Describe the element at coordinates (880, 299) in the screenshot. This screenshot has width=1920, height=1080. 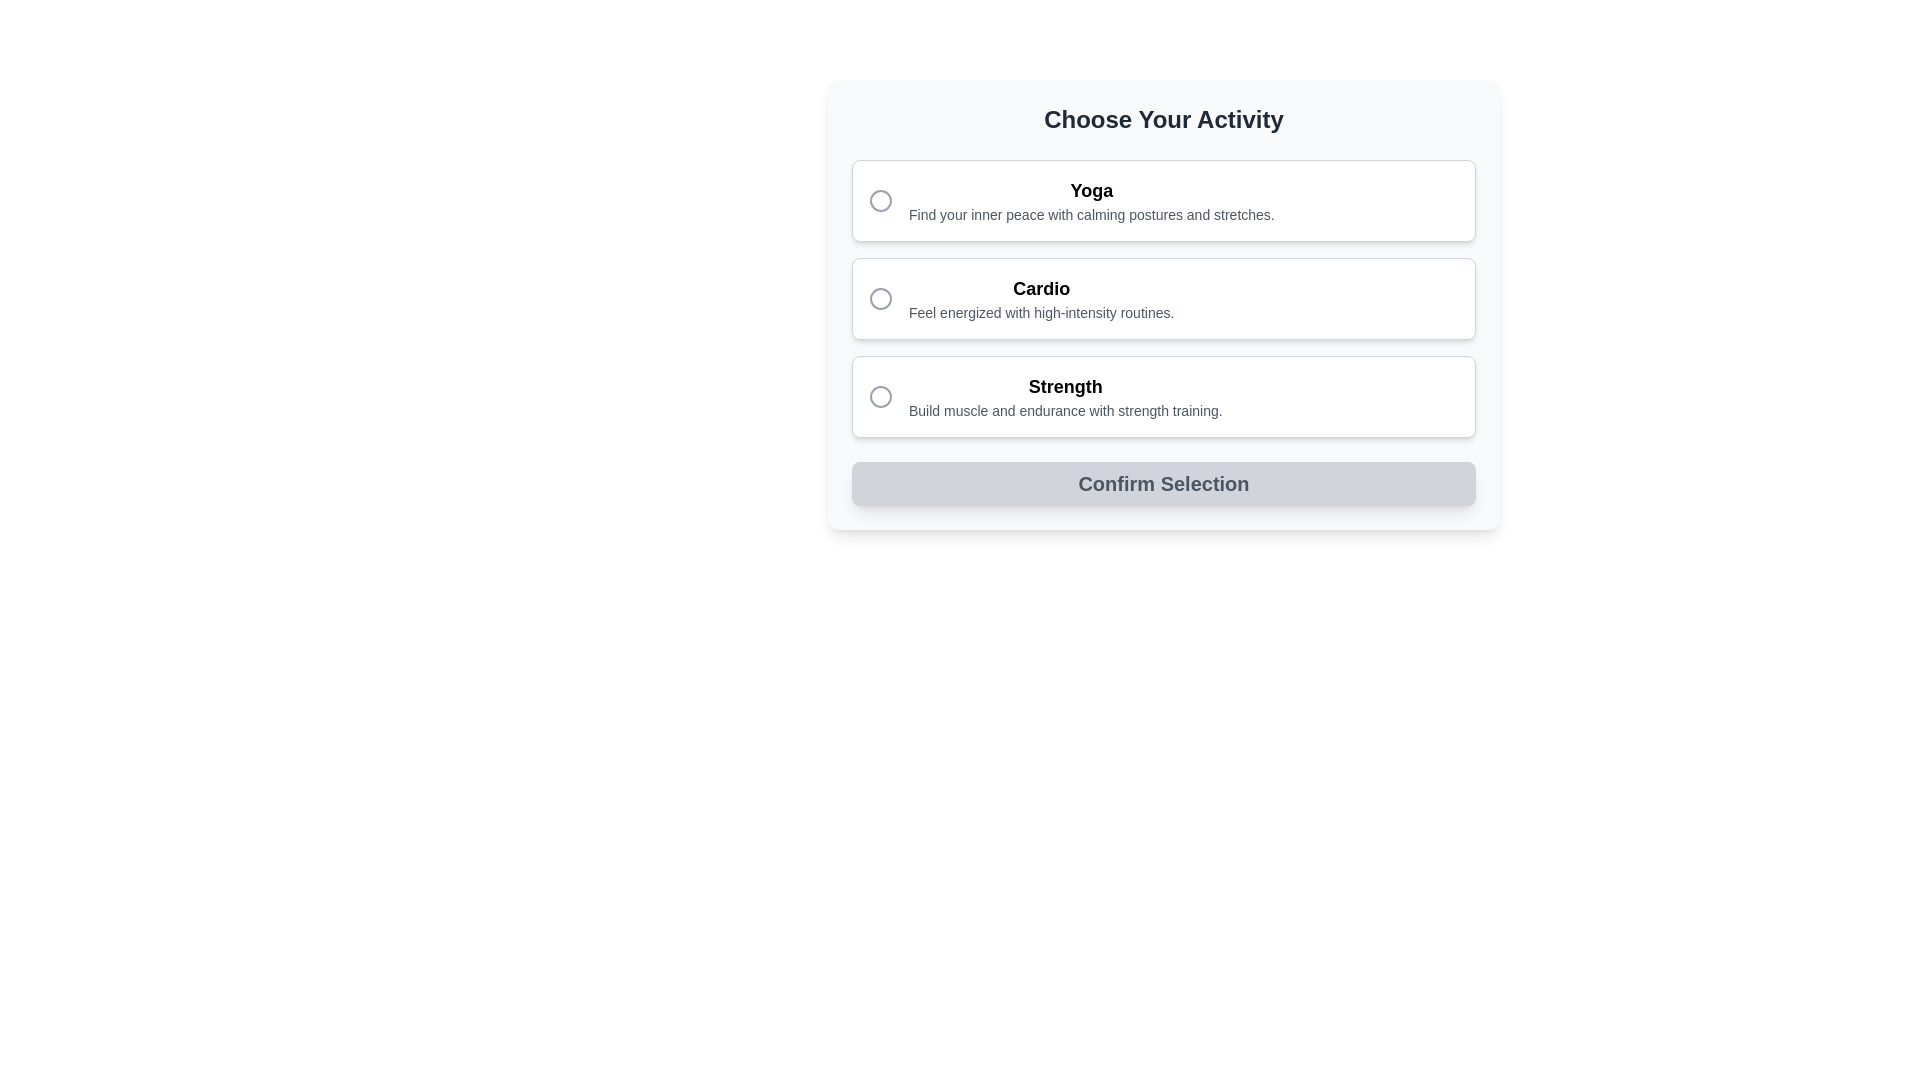
I see `the first radio button option associated with the 'Cardio' label` at that location.